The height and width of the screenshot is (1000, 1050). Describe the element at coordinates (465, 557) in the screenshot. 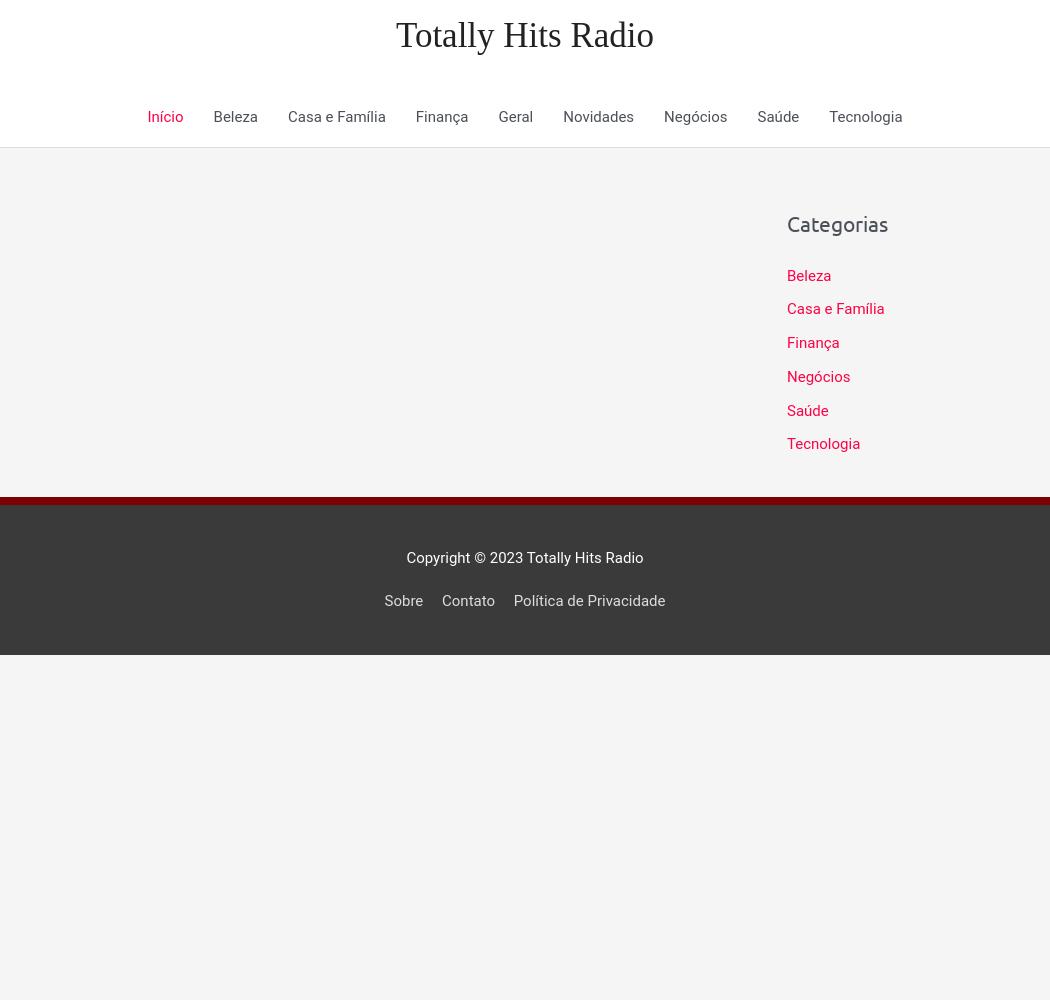

I see `'Copyright © 2023'` at that location.